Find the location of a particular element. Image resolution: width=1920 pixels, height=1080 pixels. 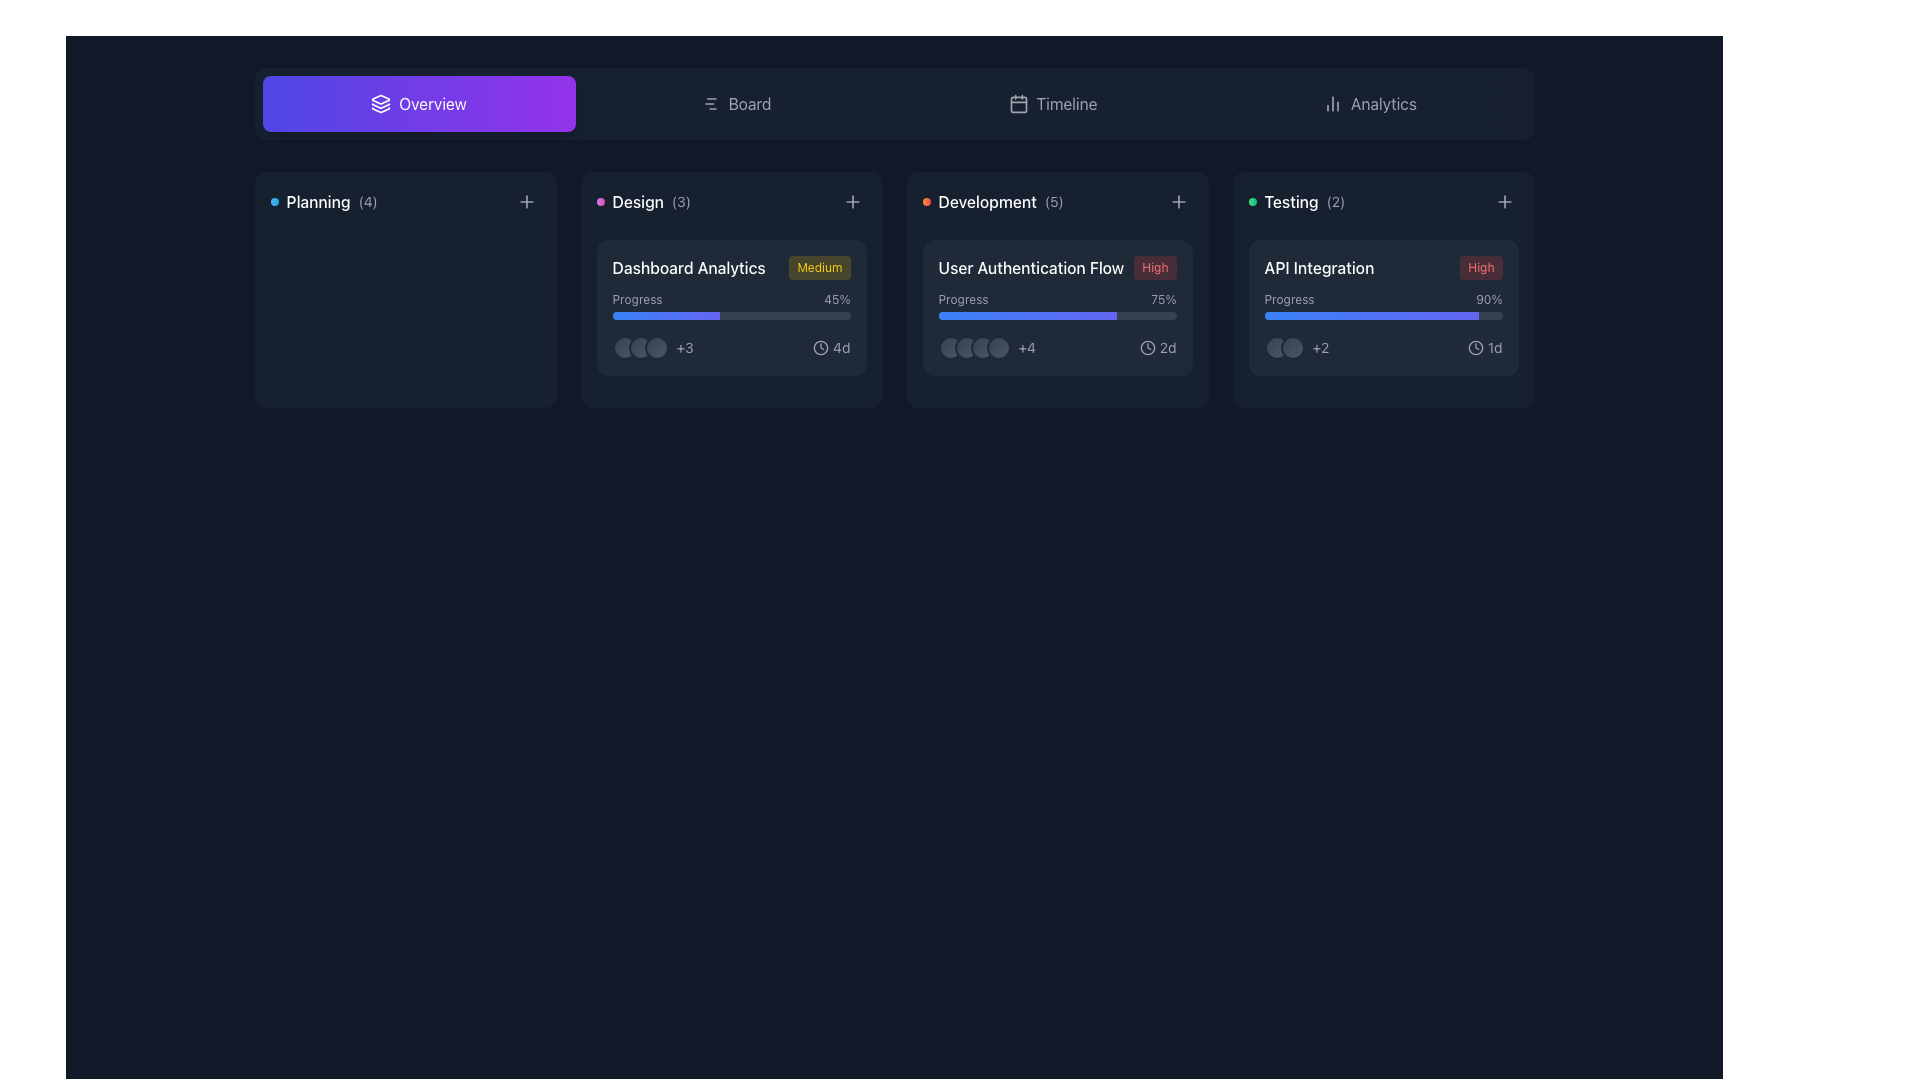

the navigation button labeled 'Analytics', which is the last item on the right in the navigation bar, for visual feedback is located at coordinates (1368, 104).